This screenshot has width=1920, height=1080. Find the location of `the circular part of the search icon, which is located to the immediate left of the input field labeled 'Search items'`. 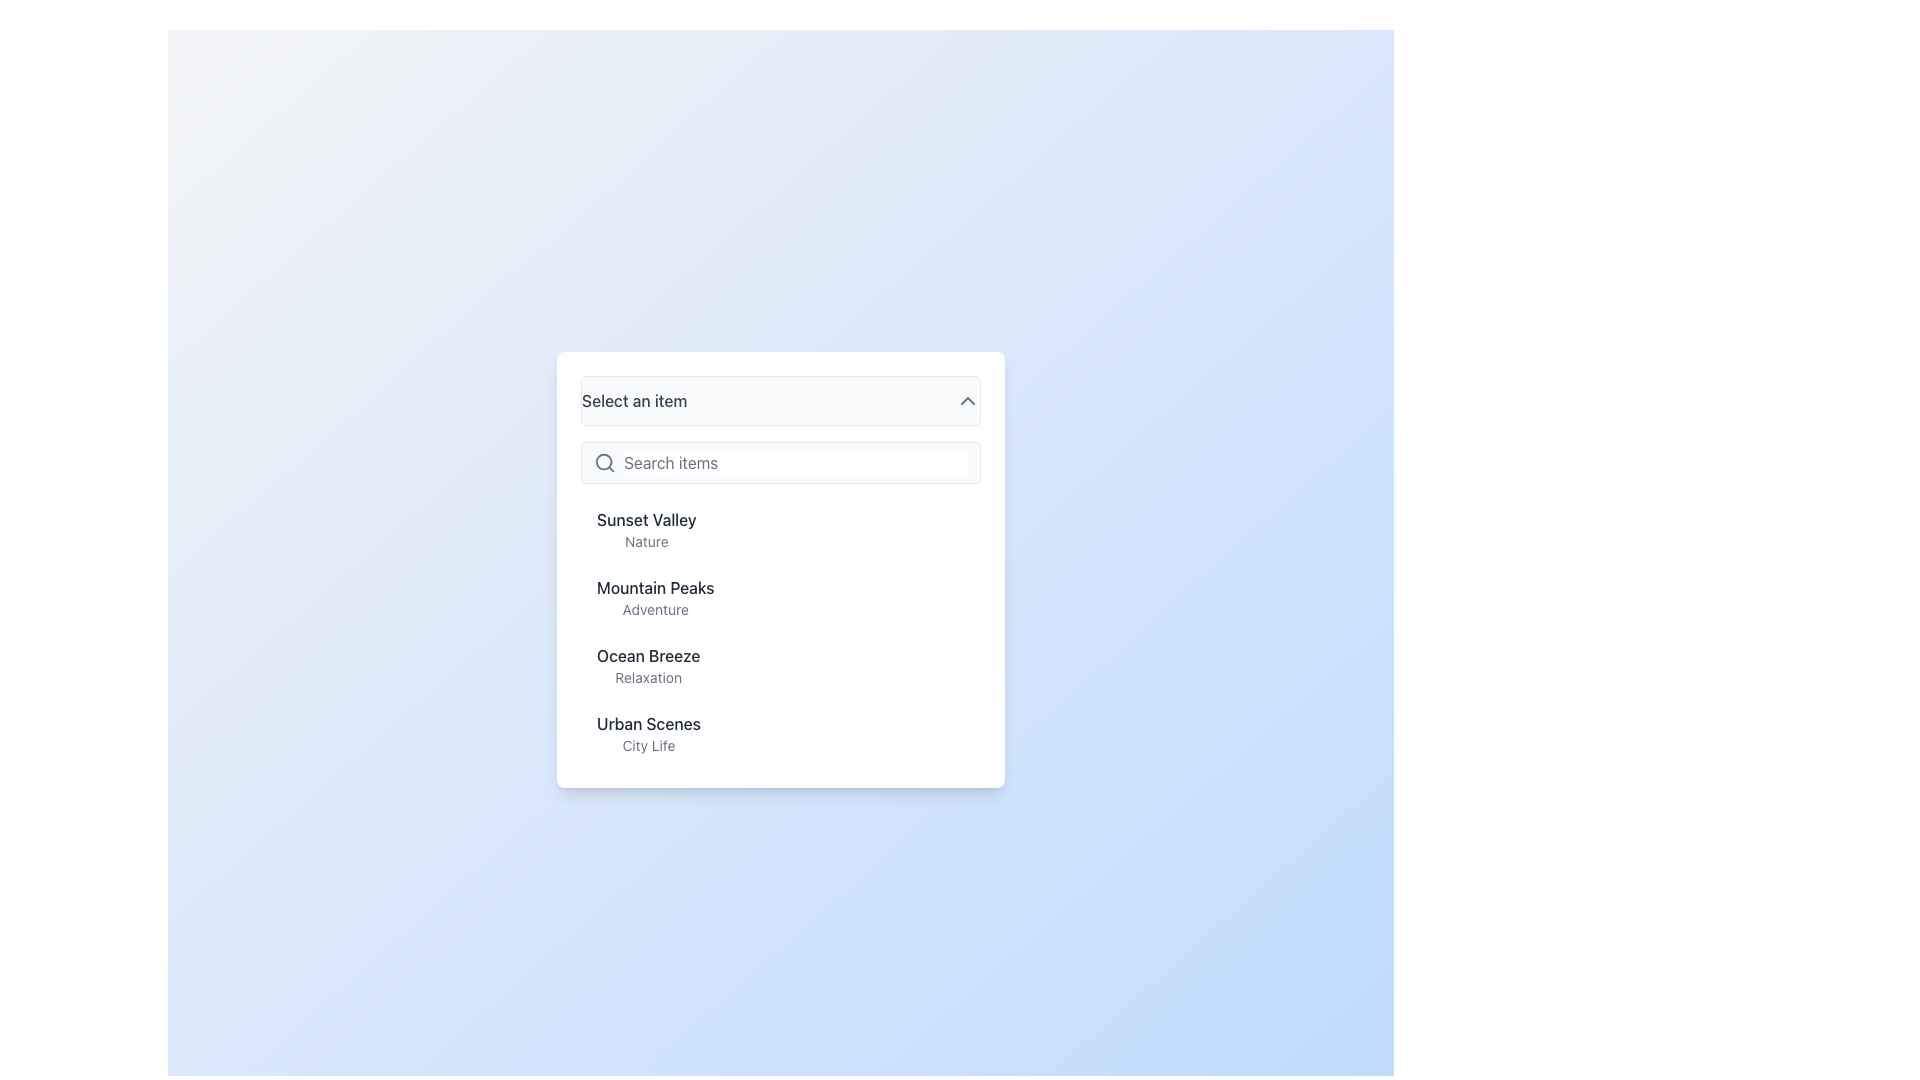

the circular part of the search icon, which is located to the immediate left of the input field labeled 'Search items' is located at coordinates (603, 462).